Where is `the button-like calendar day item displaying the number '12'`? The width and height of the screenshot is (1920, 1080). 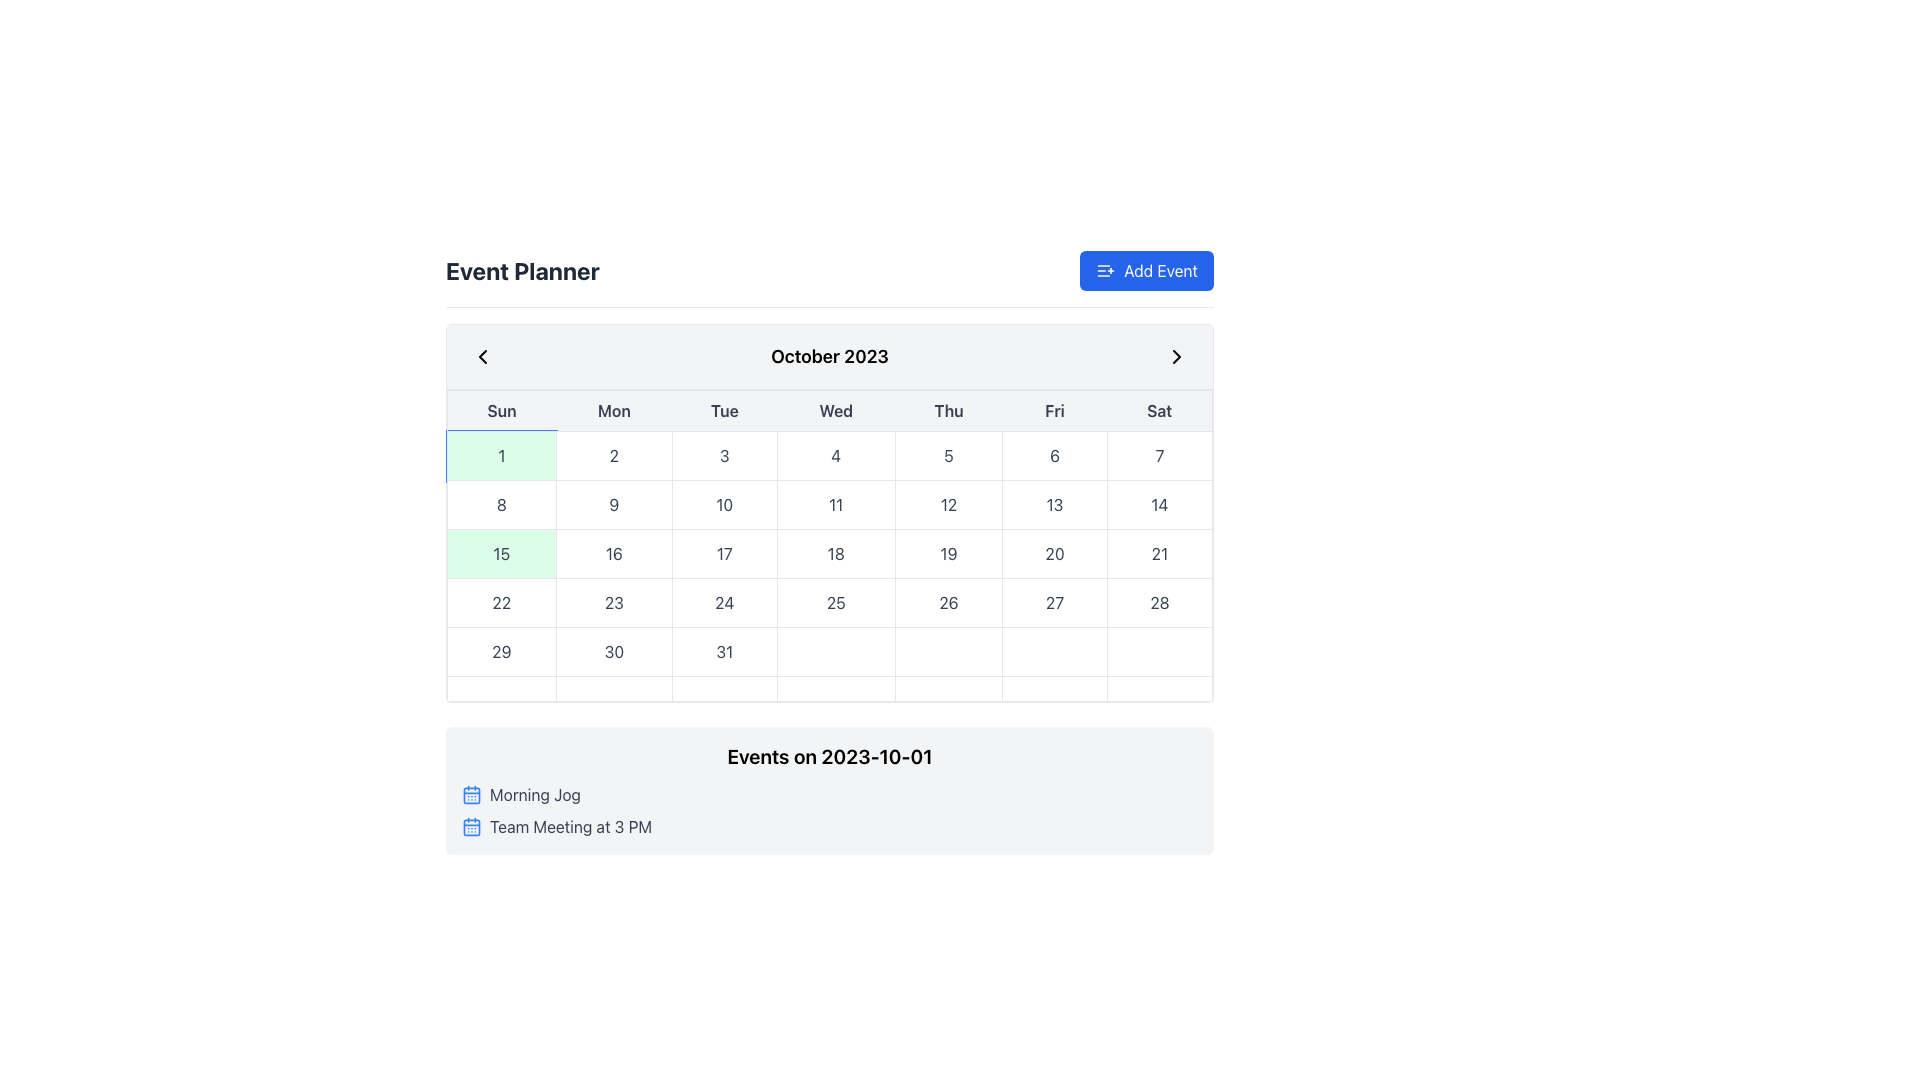
the button-like calendar day item displaying the number '12' is located at coordinates (948, 504).